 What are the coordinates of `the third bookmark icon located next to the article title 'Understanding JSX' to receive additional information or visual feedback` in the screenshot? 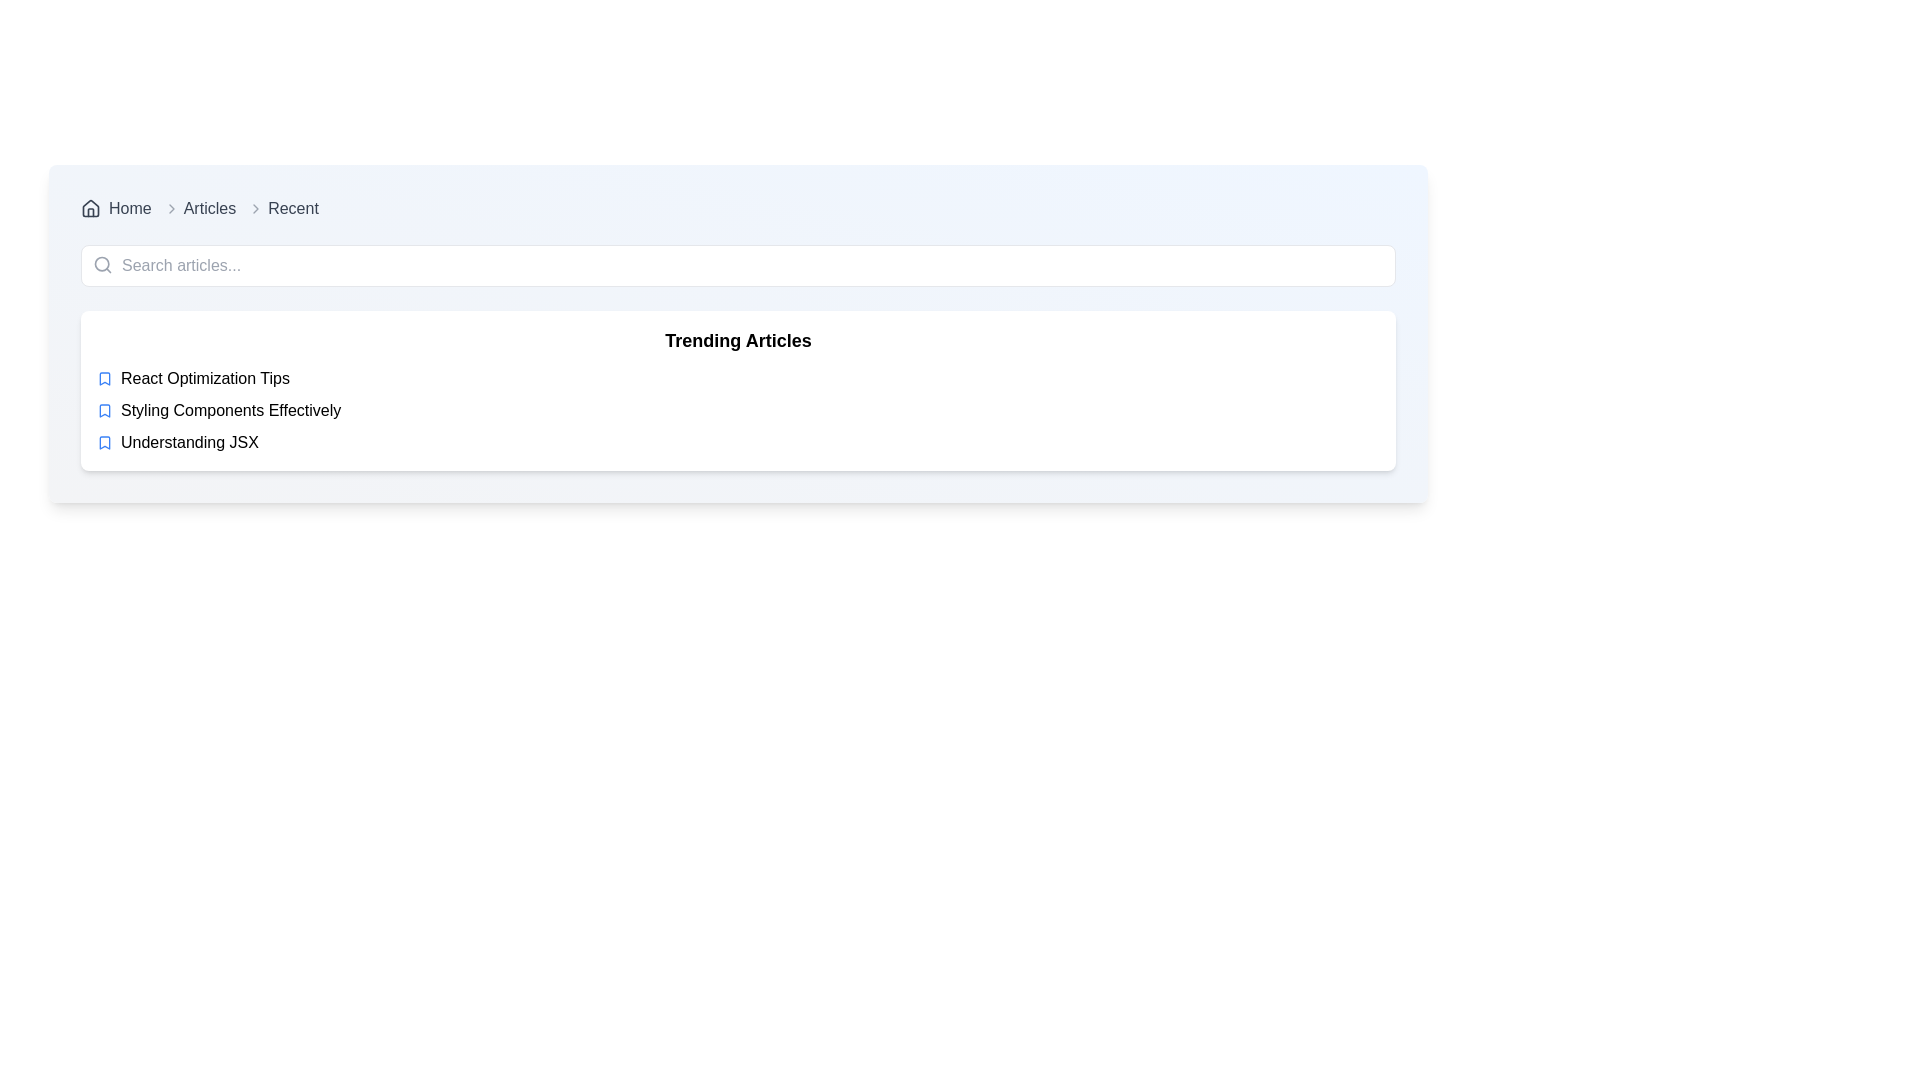 It's located at (104, 442).